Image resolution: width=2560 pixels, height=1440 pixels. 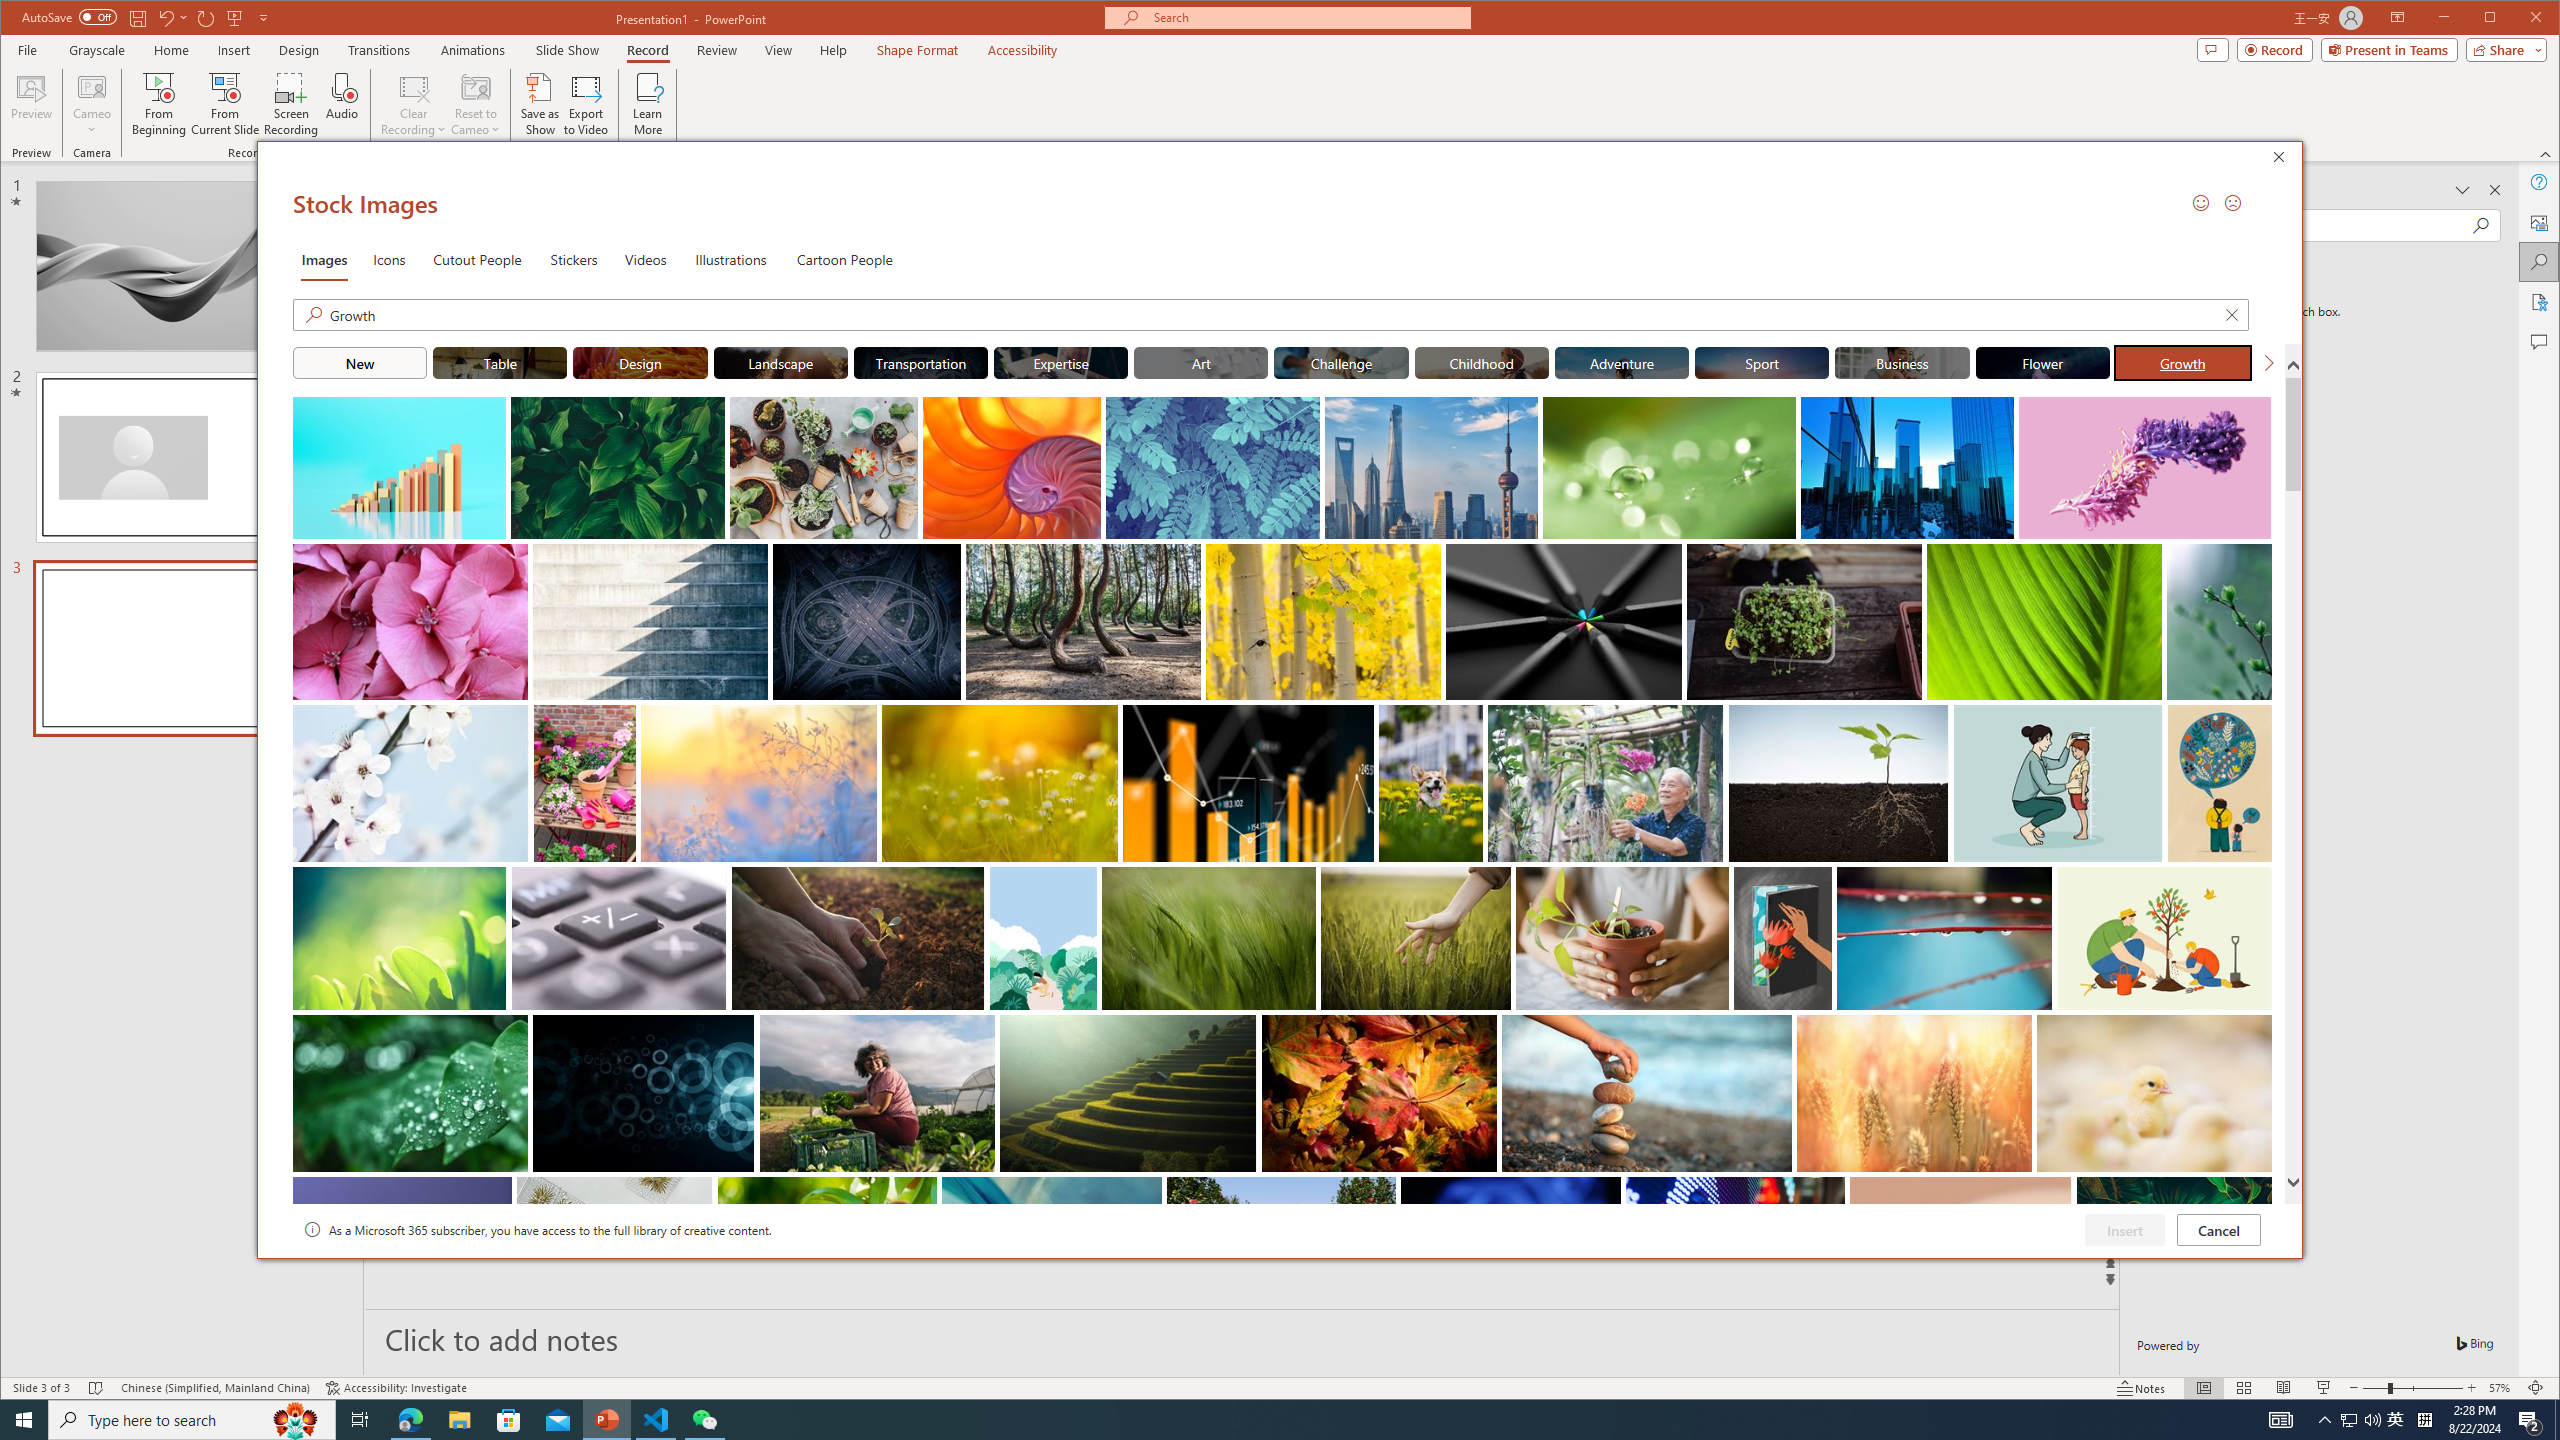 What do you see at coordinates (1060, 361) in the screenshot?
I see `'"Expertise" Stock Images.'` at bounding box center [1060, 361].